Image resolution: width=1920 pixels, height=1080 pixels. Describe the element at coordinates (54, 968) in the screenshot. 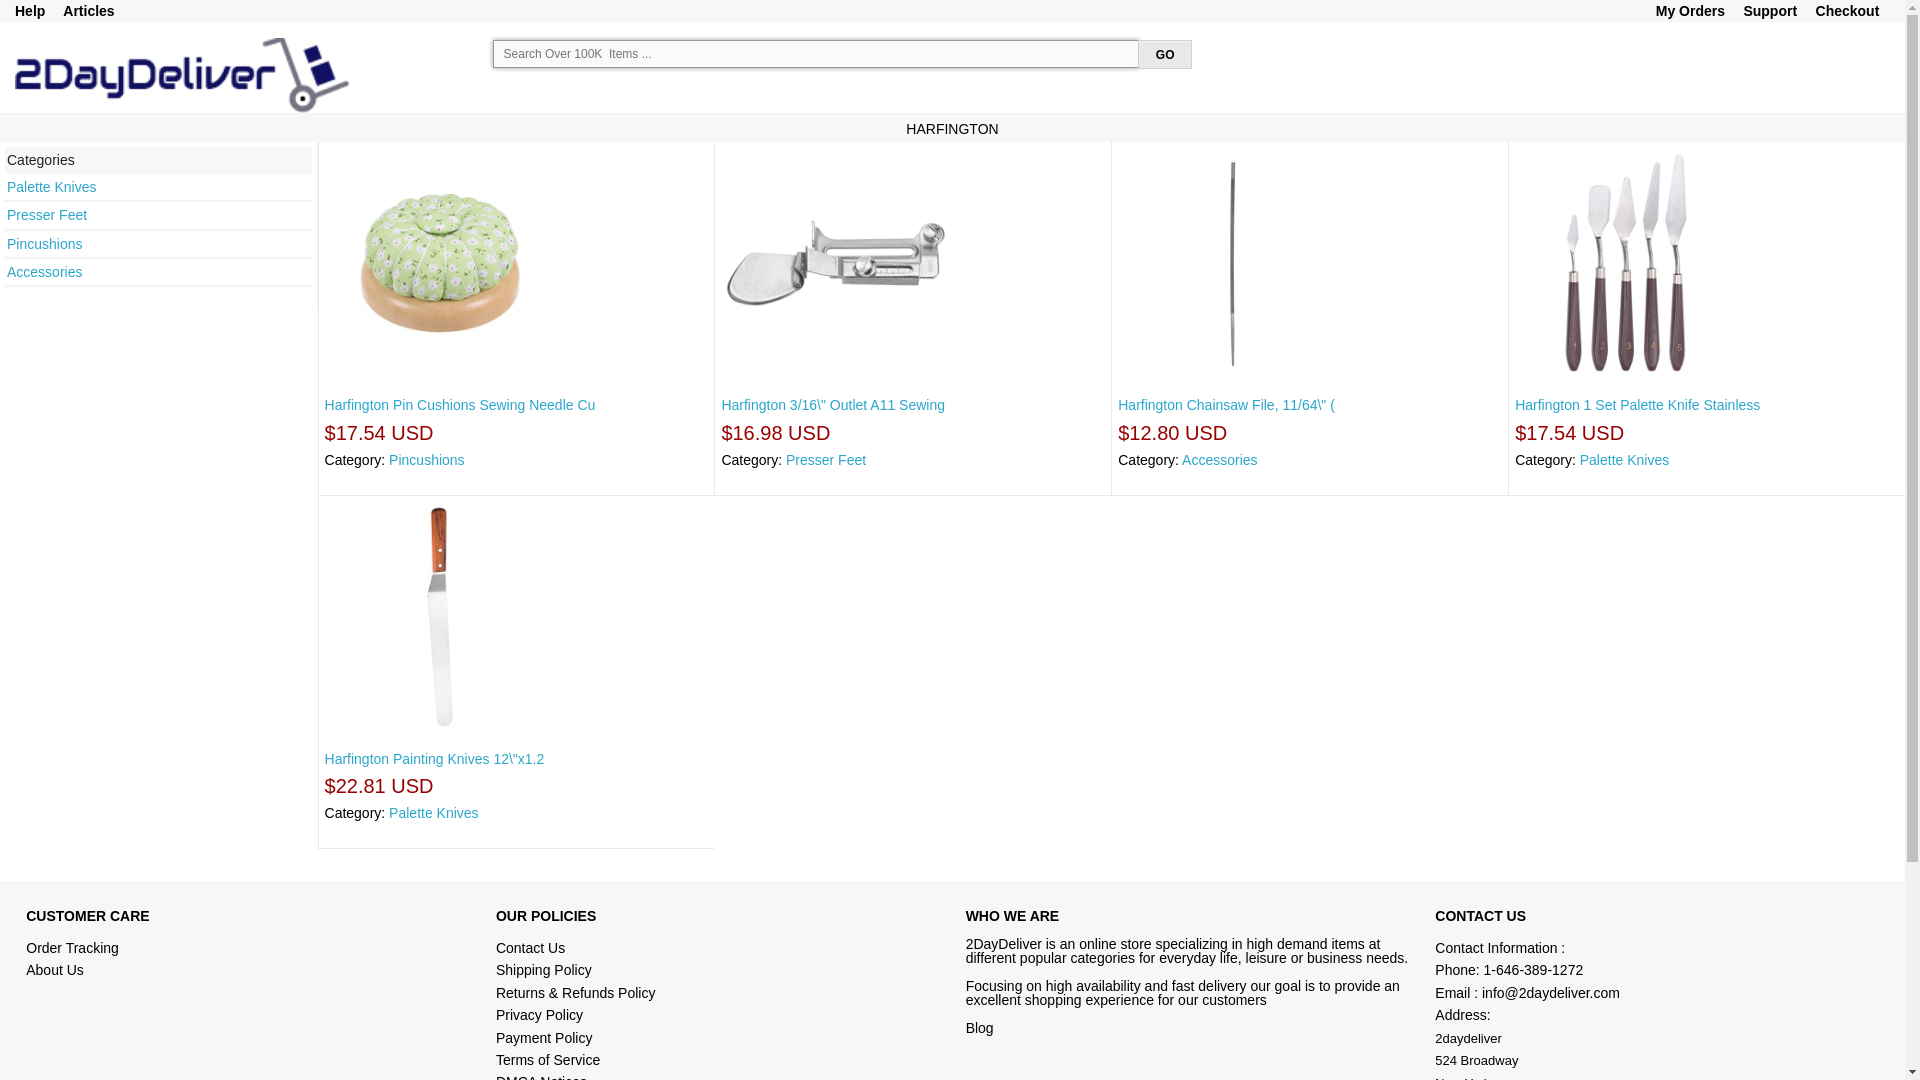

I see `'About Us'` at that location.